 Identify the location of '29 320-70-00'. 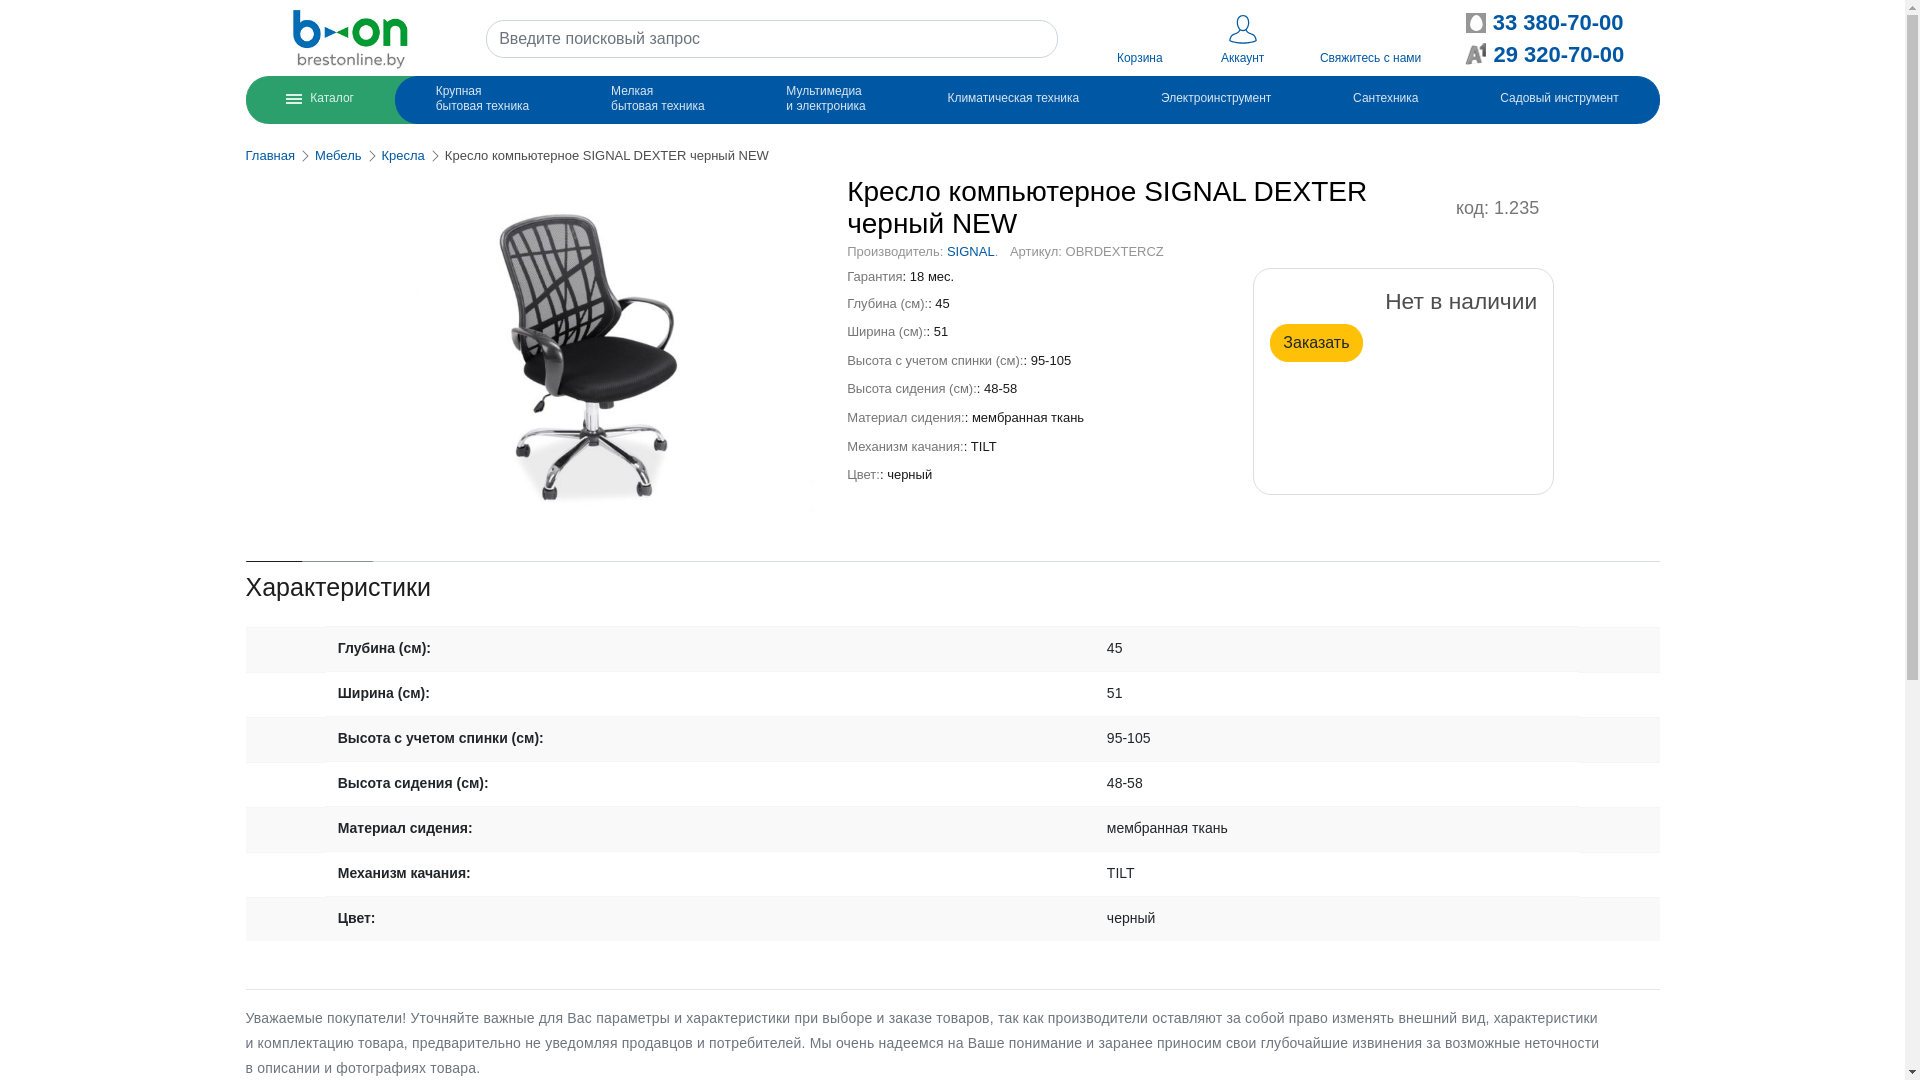
(1543, 53).